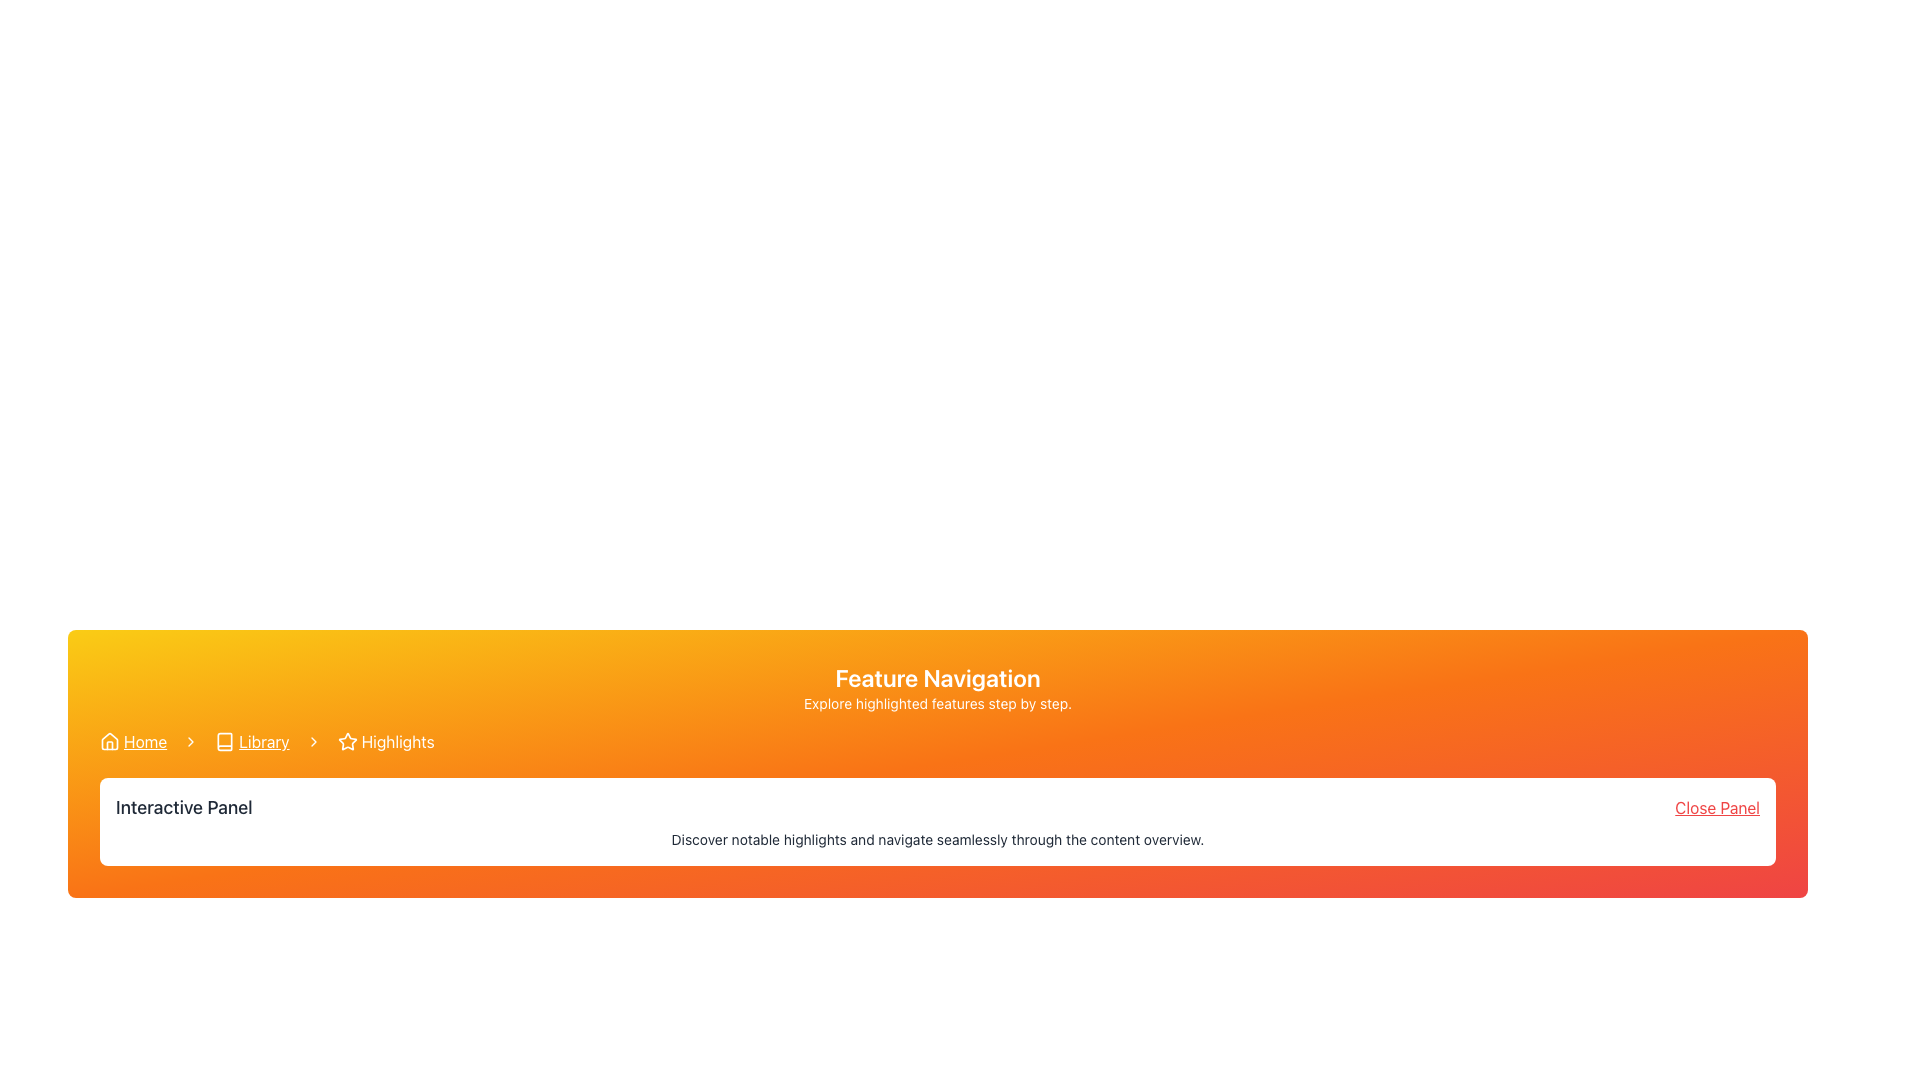 The image size is (1920, 1080). What do you see at coordinates (144, 741) in the screenshot?
I see `the 'Home' hyperlink located in the breadcrumb navigation bar` at bounding box center [144, 741].